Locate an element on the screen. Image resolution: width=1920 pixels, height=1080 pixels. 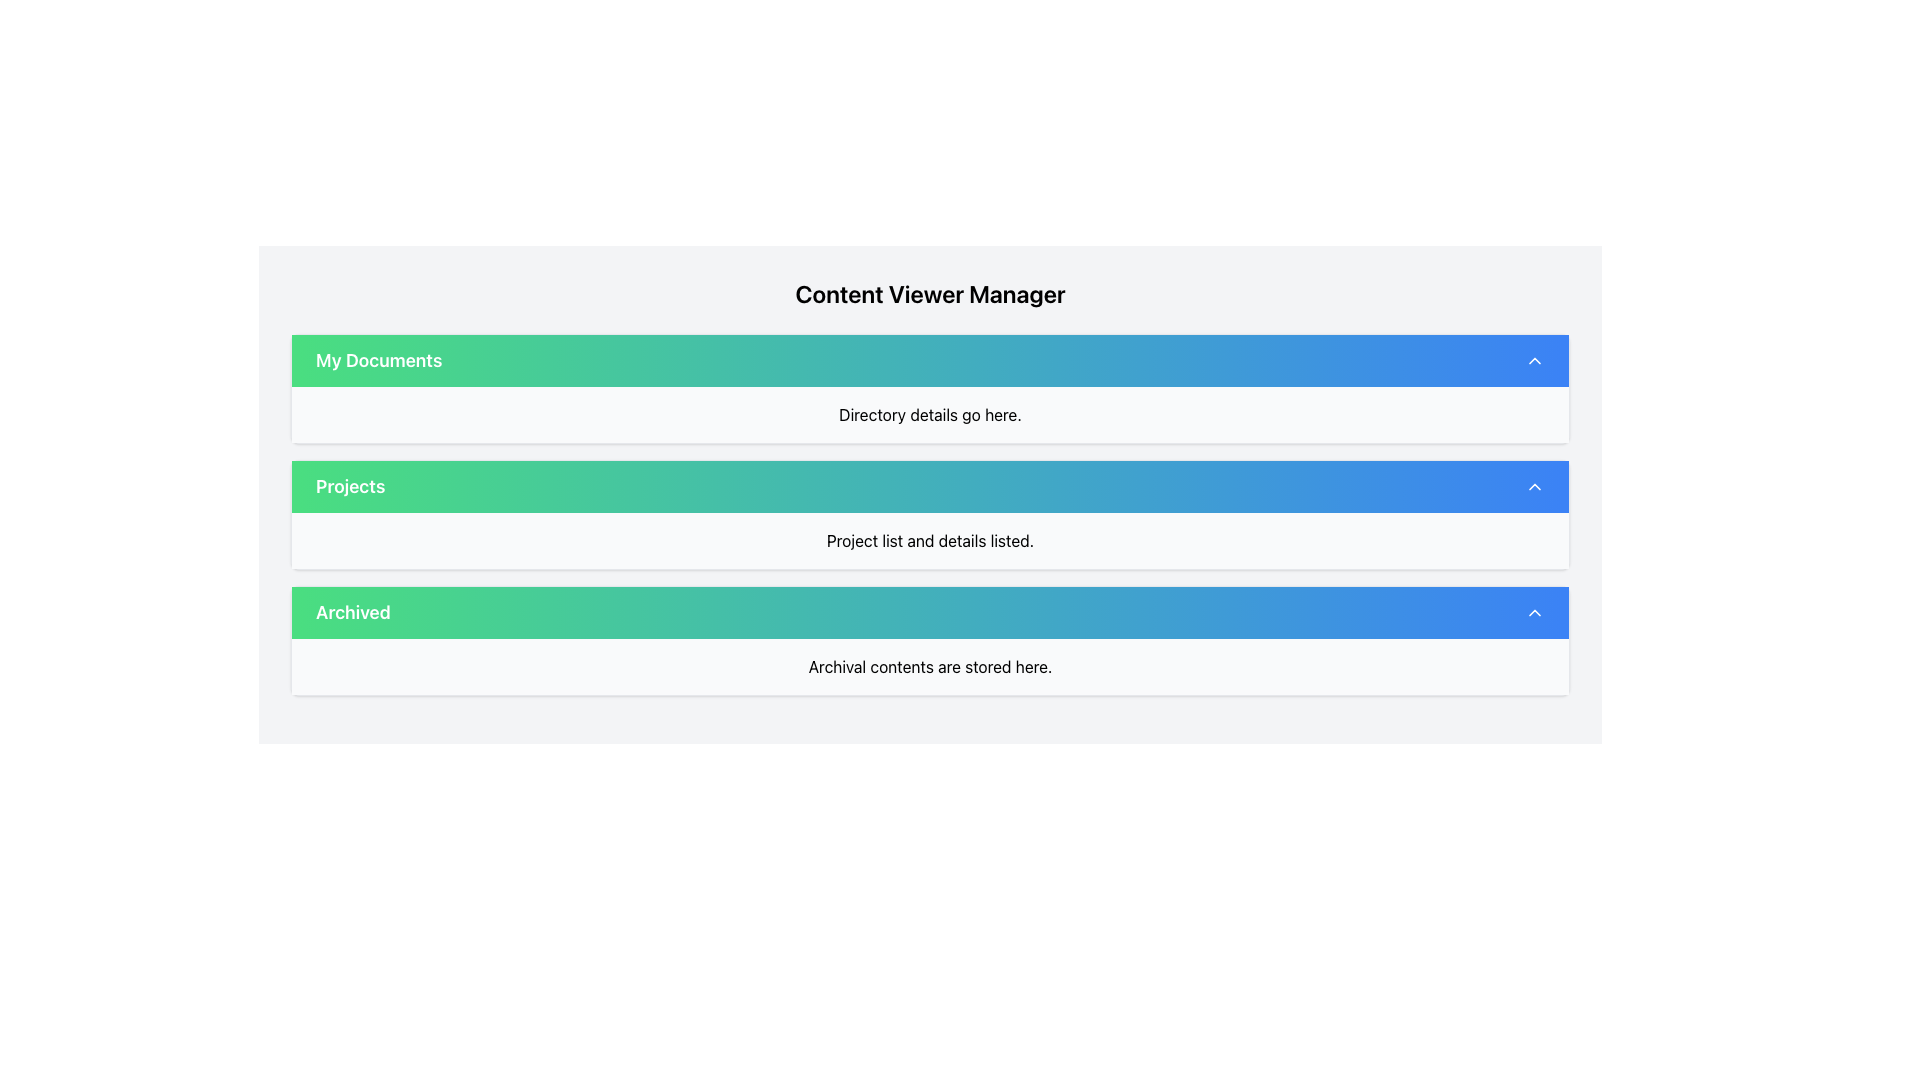
the upwards arrow icon (chevron style) located at the far right of the 'My Documents' header bar is located at coordinates (1534, 361).